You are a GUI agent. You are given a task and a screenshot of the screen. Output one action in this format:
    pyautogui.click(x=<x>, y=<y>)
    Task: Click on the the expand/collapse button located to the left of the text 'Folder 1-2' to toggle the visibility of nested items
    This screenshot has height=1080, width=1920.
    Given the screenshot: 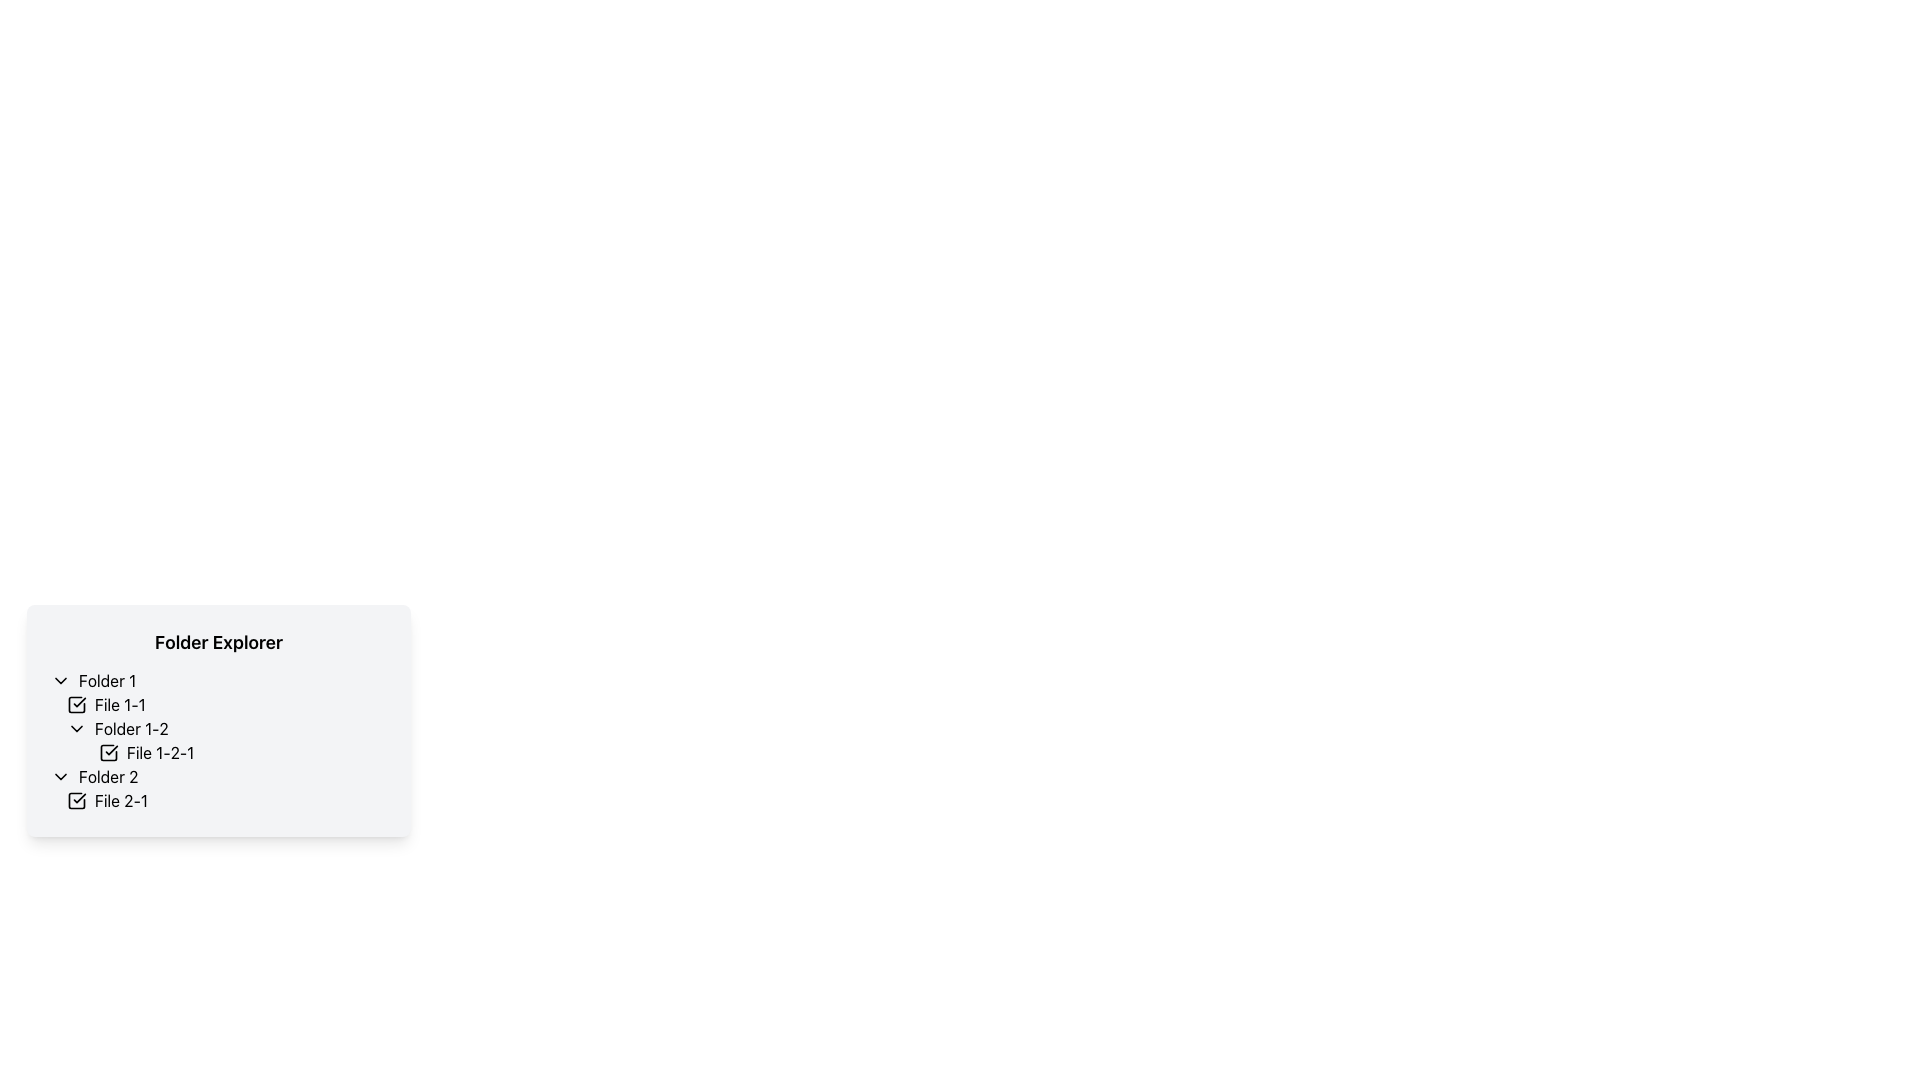 What is the action you would take?
    pyautogui.click(x=76, y=729)
    